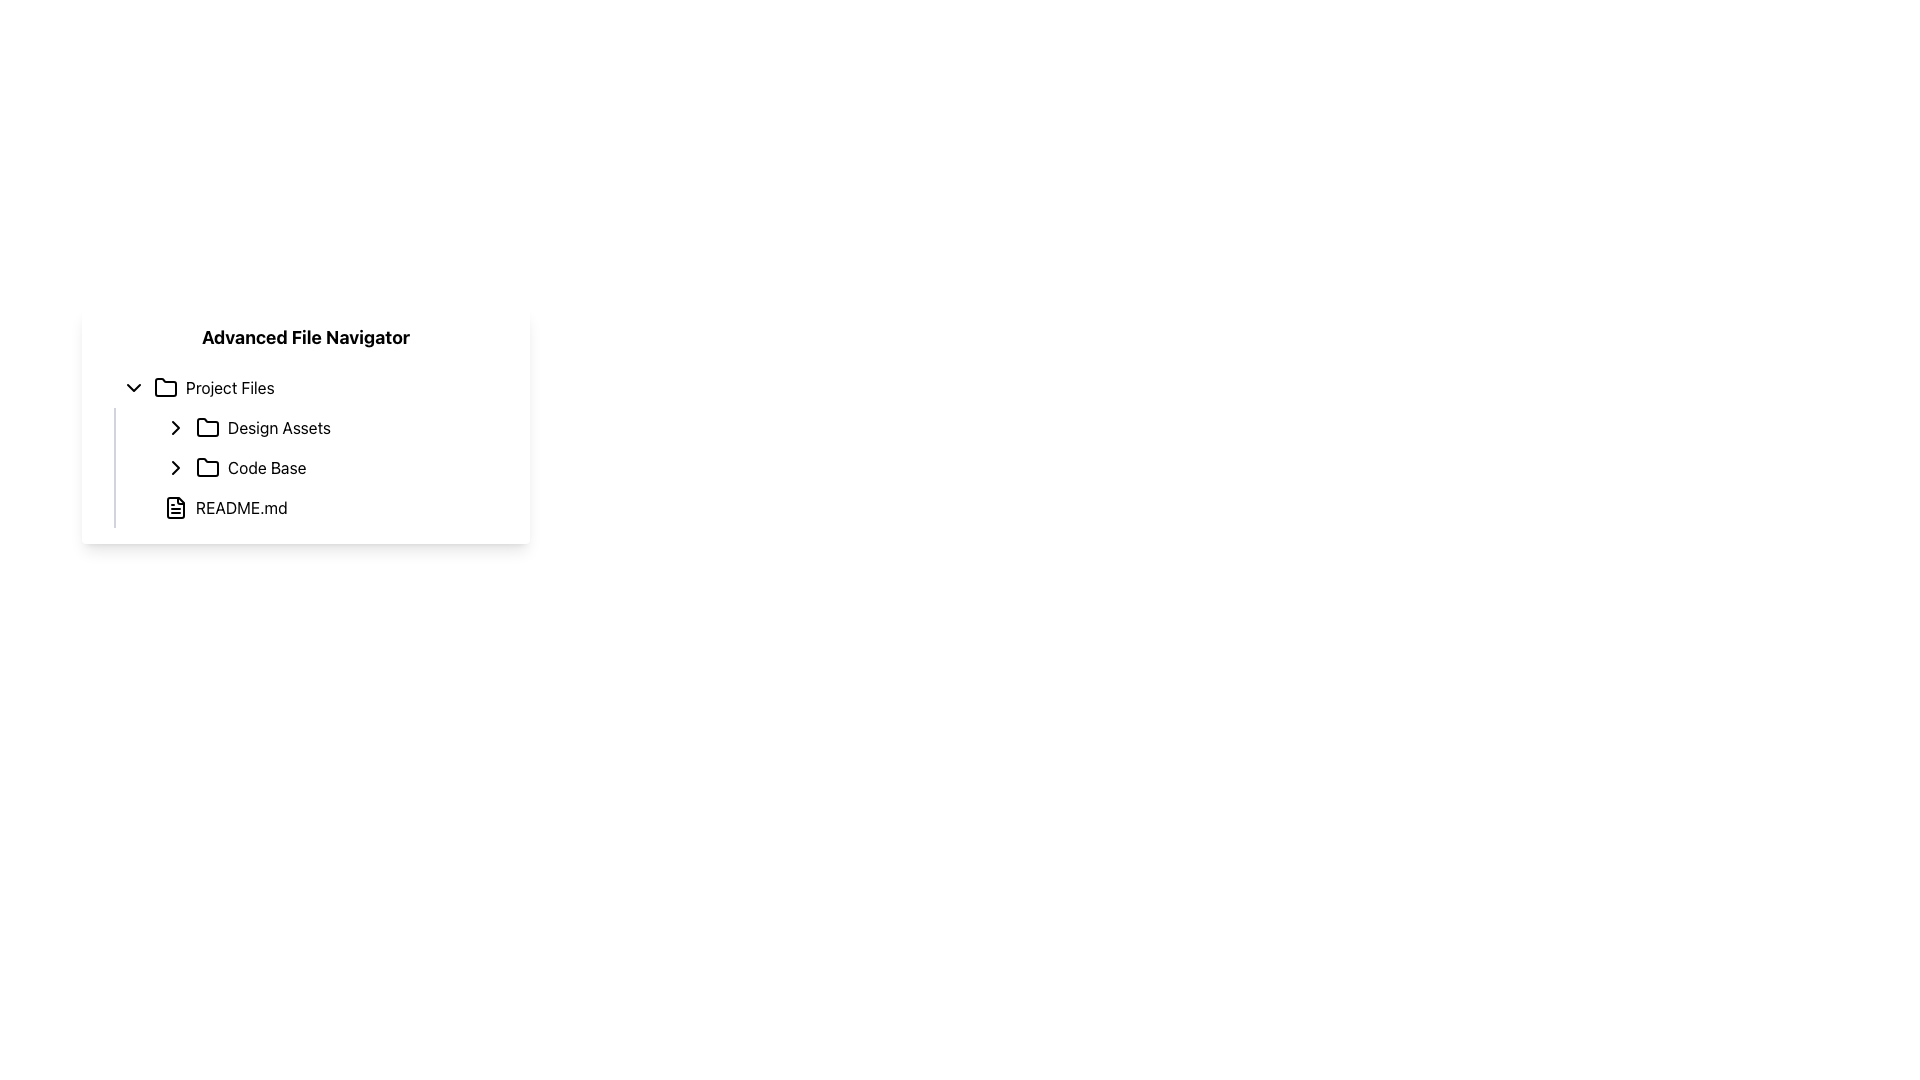  Describe the element at coordinates (266, 467) in the screenshot. I see `the text label for the 'Code Base' directory, located under the 'Project Files' section` at that location.